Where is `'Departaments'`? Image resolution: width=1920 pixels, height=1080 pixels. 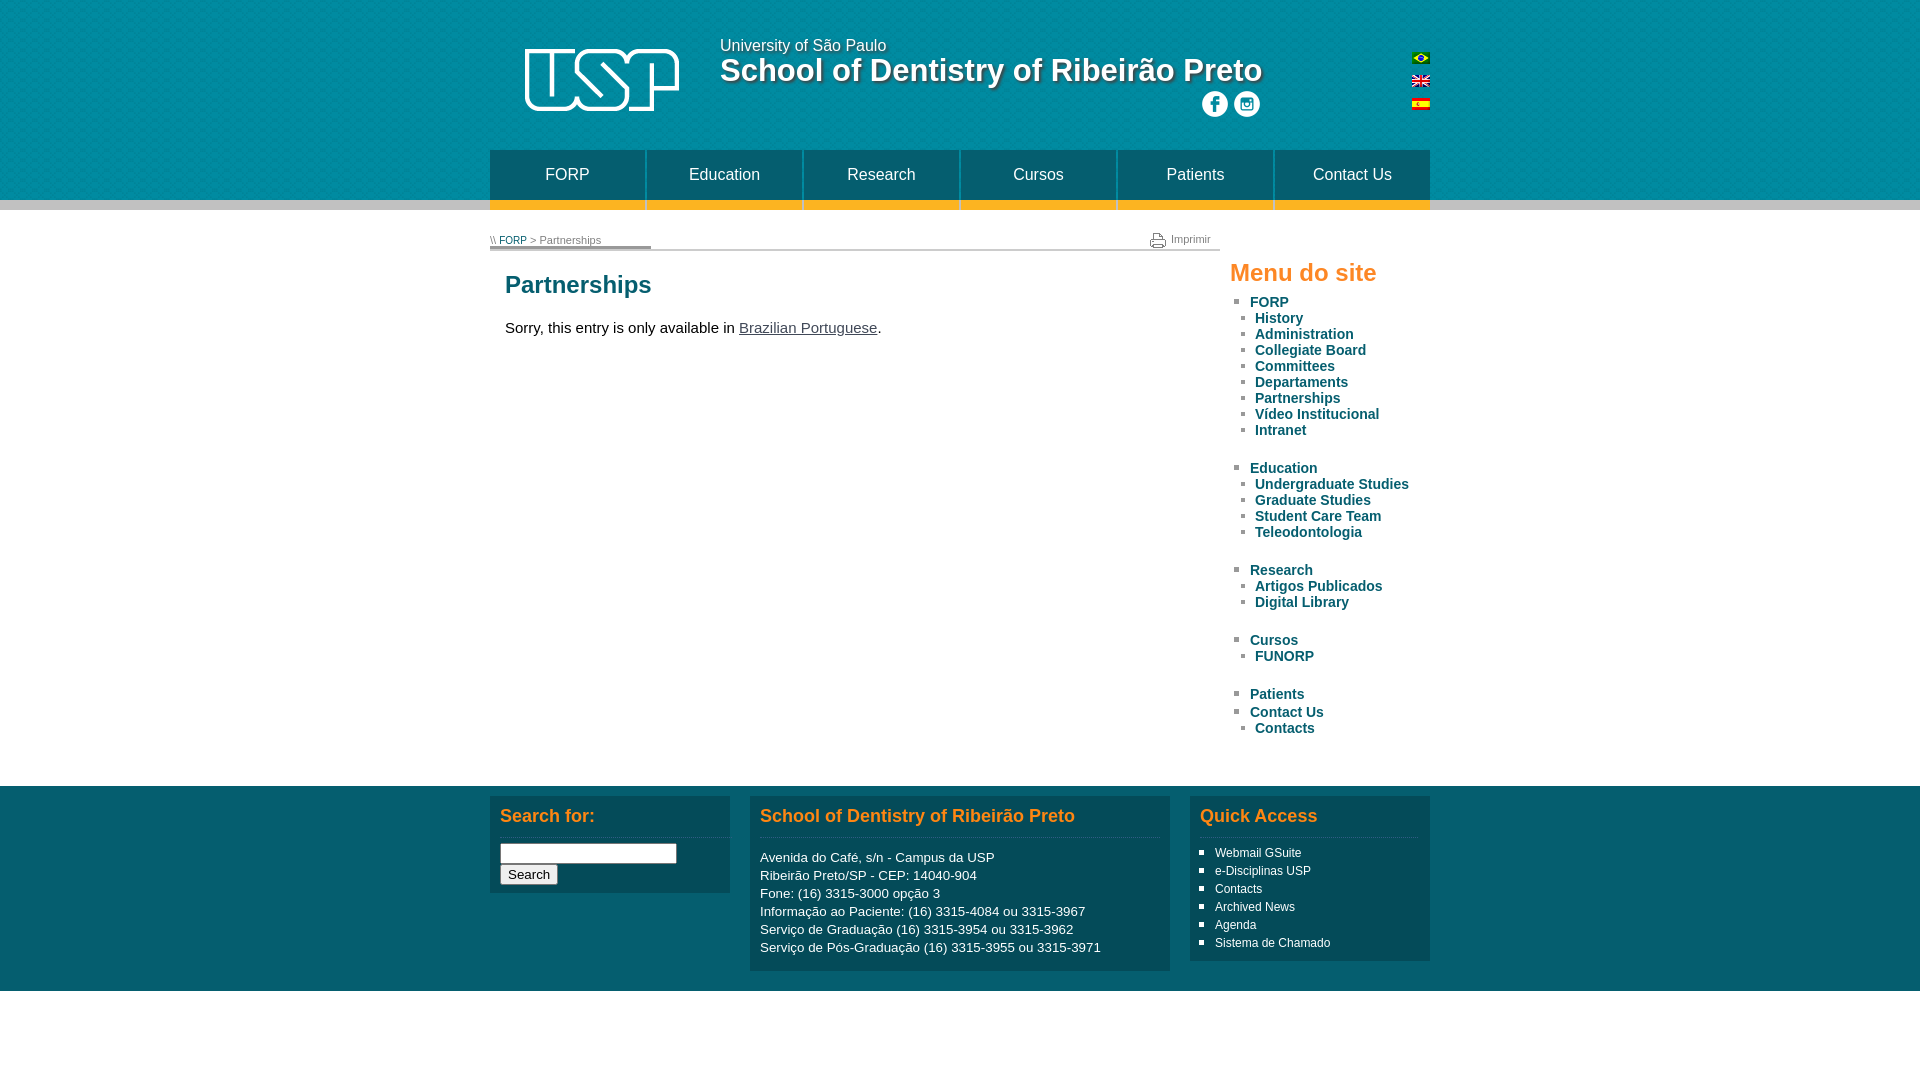
'Departaments' is located at coordinates (1301, 381).